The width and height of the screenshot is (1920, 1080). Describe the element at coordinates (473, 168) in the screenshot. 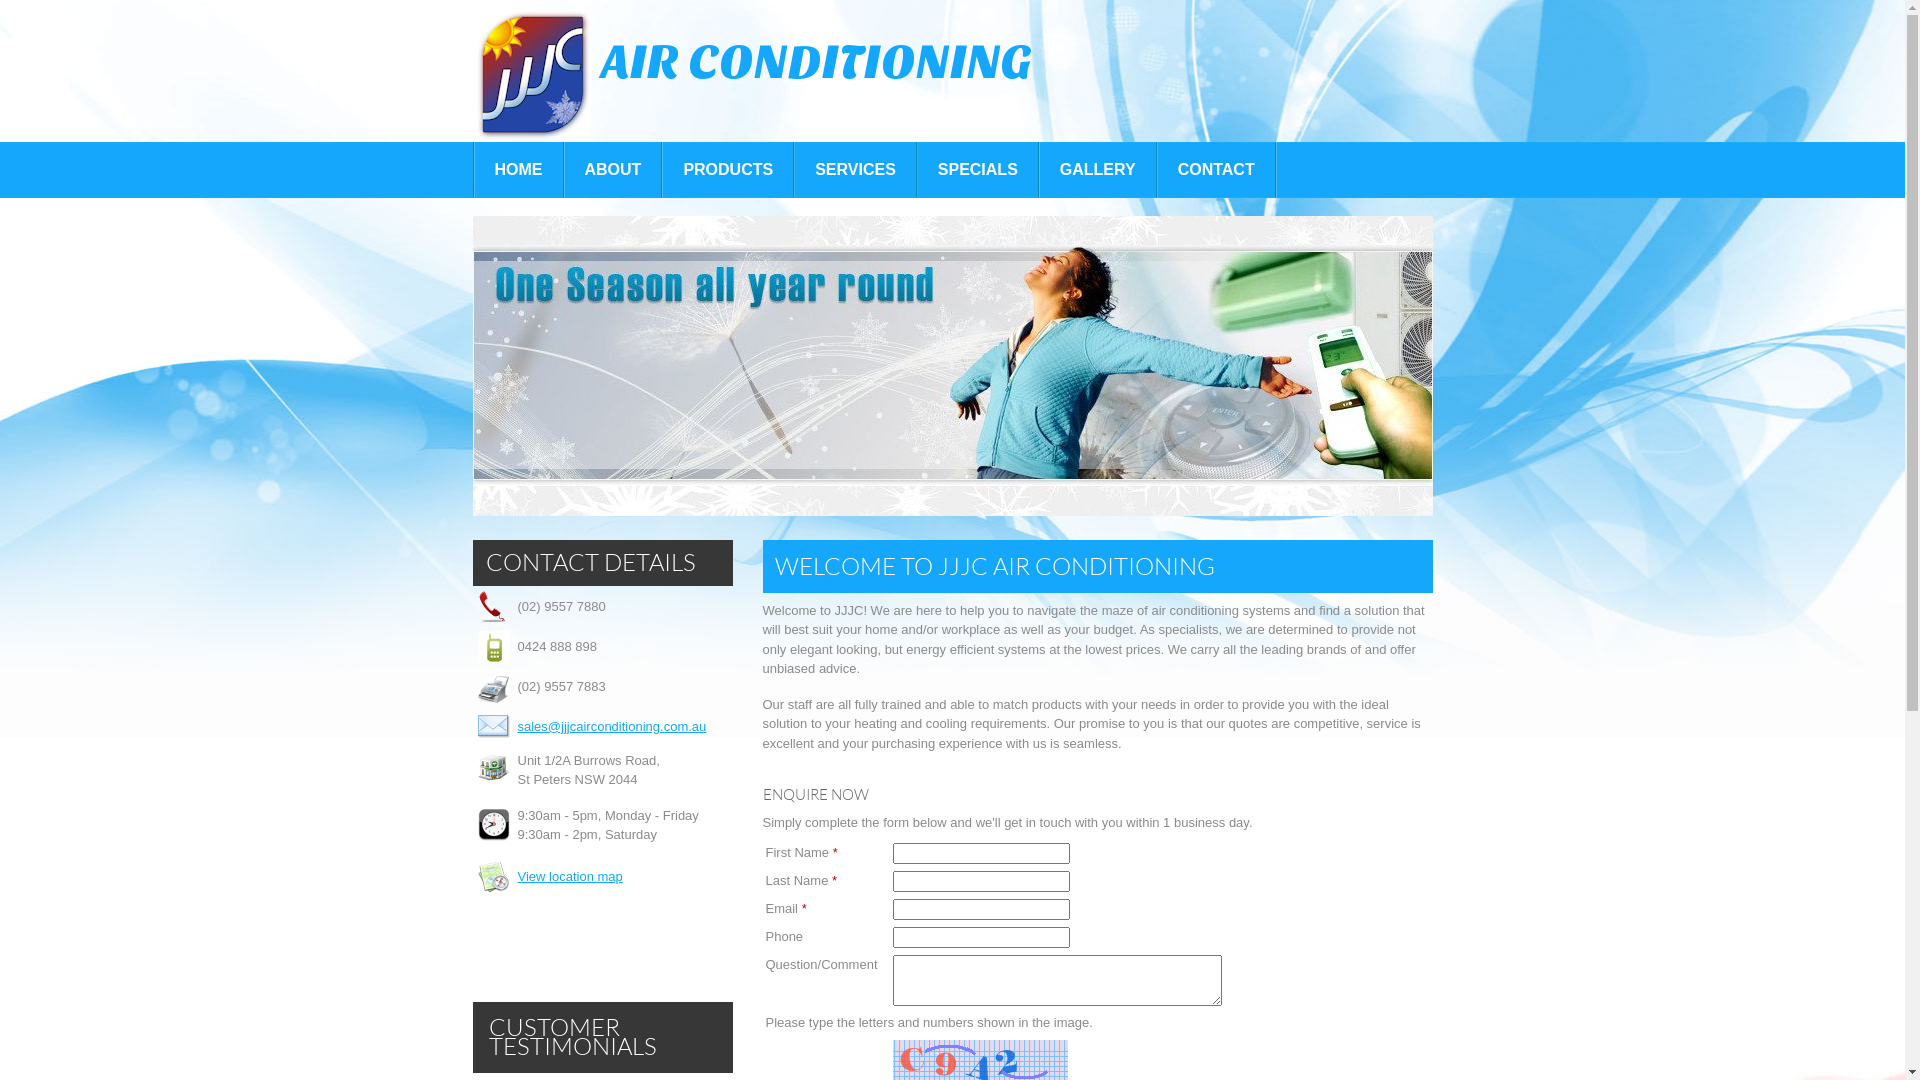

I see `'HOME'` at that location.